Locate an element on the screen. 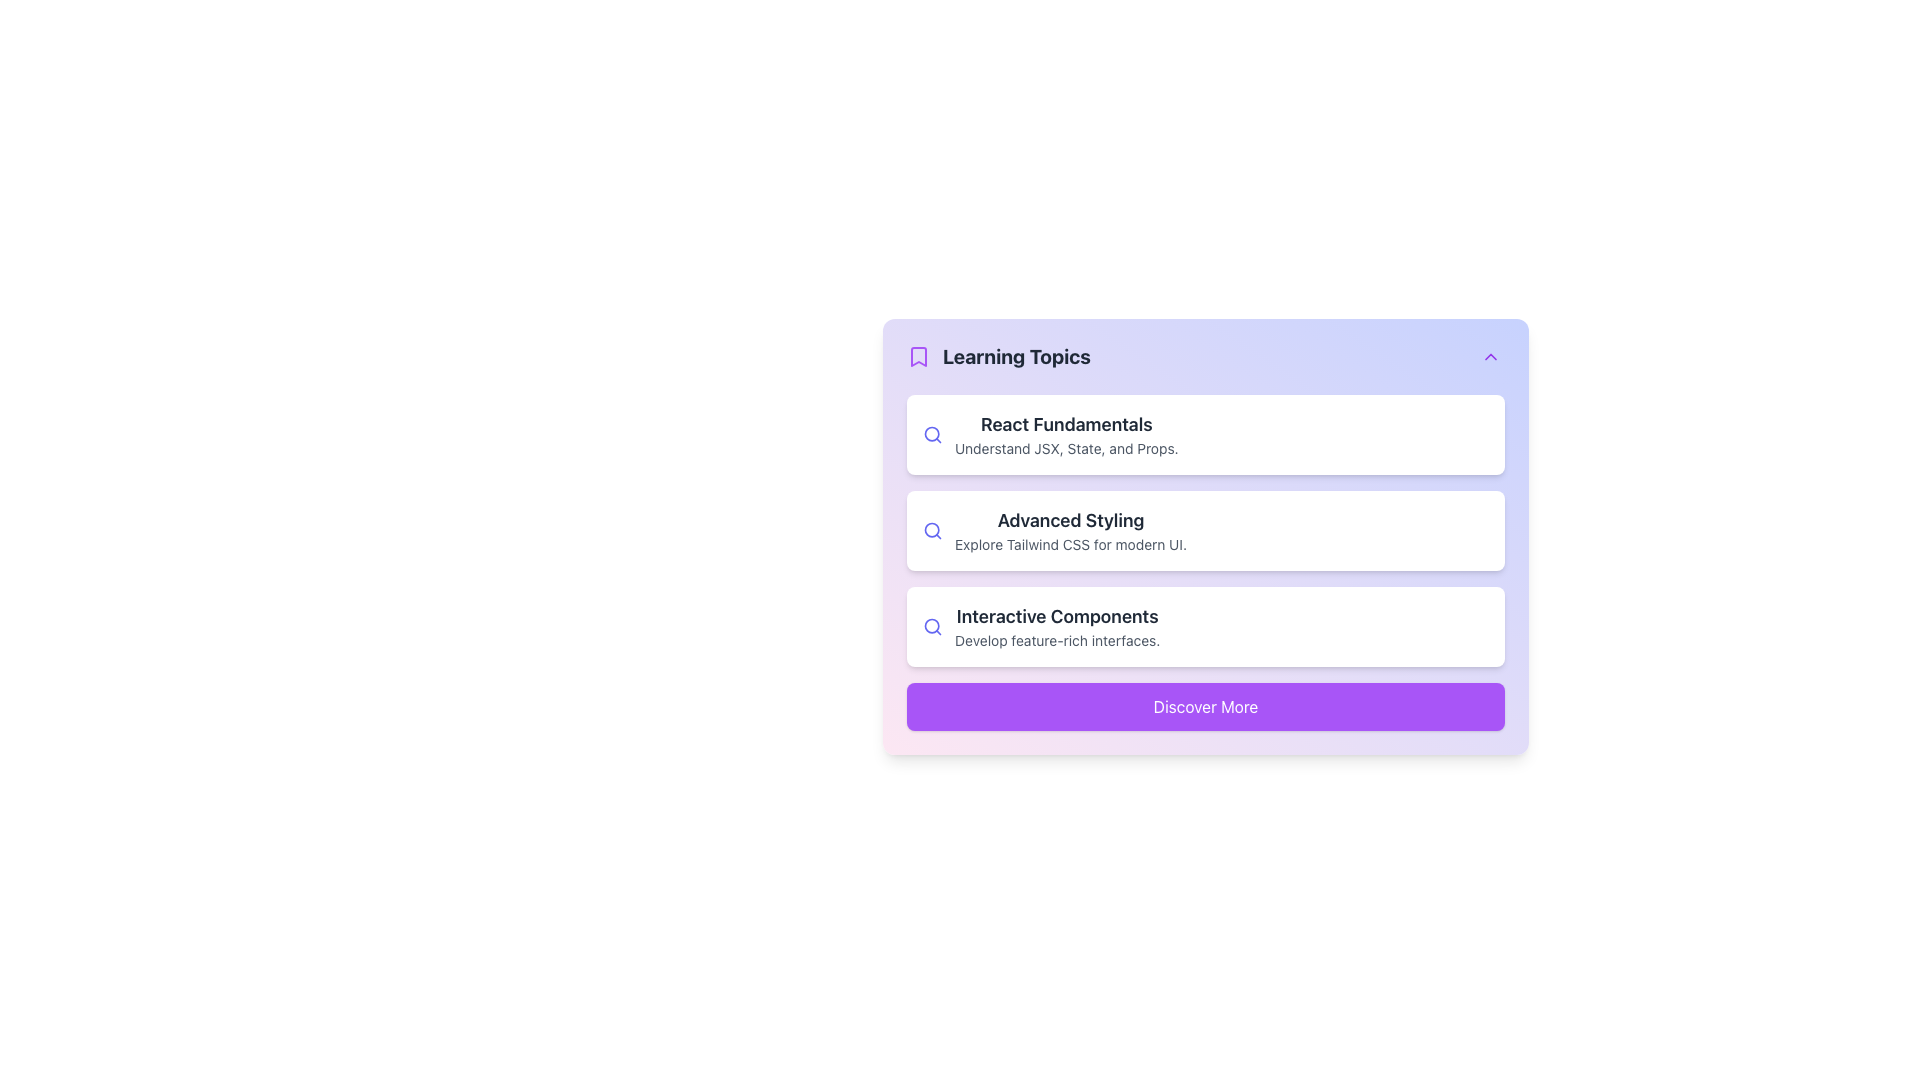 The width and height of the screenshot is (1920, 1080). the Informational card for the learning topic 'React Fundamentals' that provides a summary about JSX, State, and Props, located in the 'Learning Topics' section is located at coordinates (1204, 434).